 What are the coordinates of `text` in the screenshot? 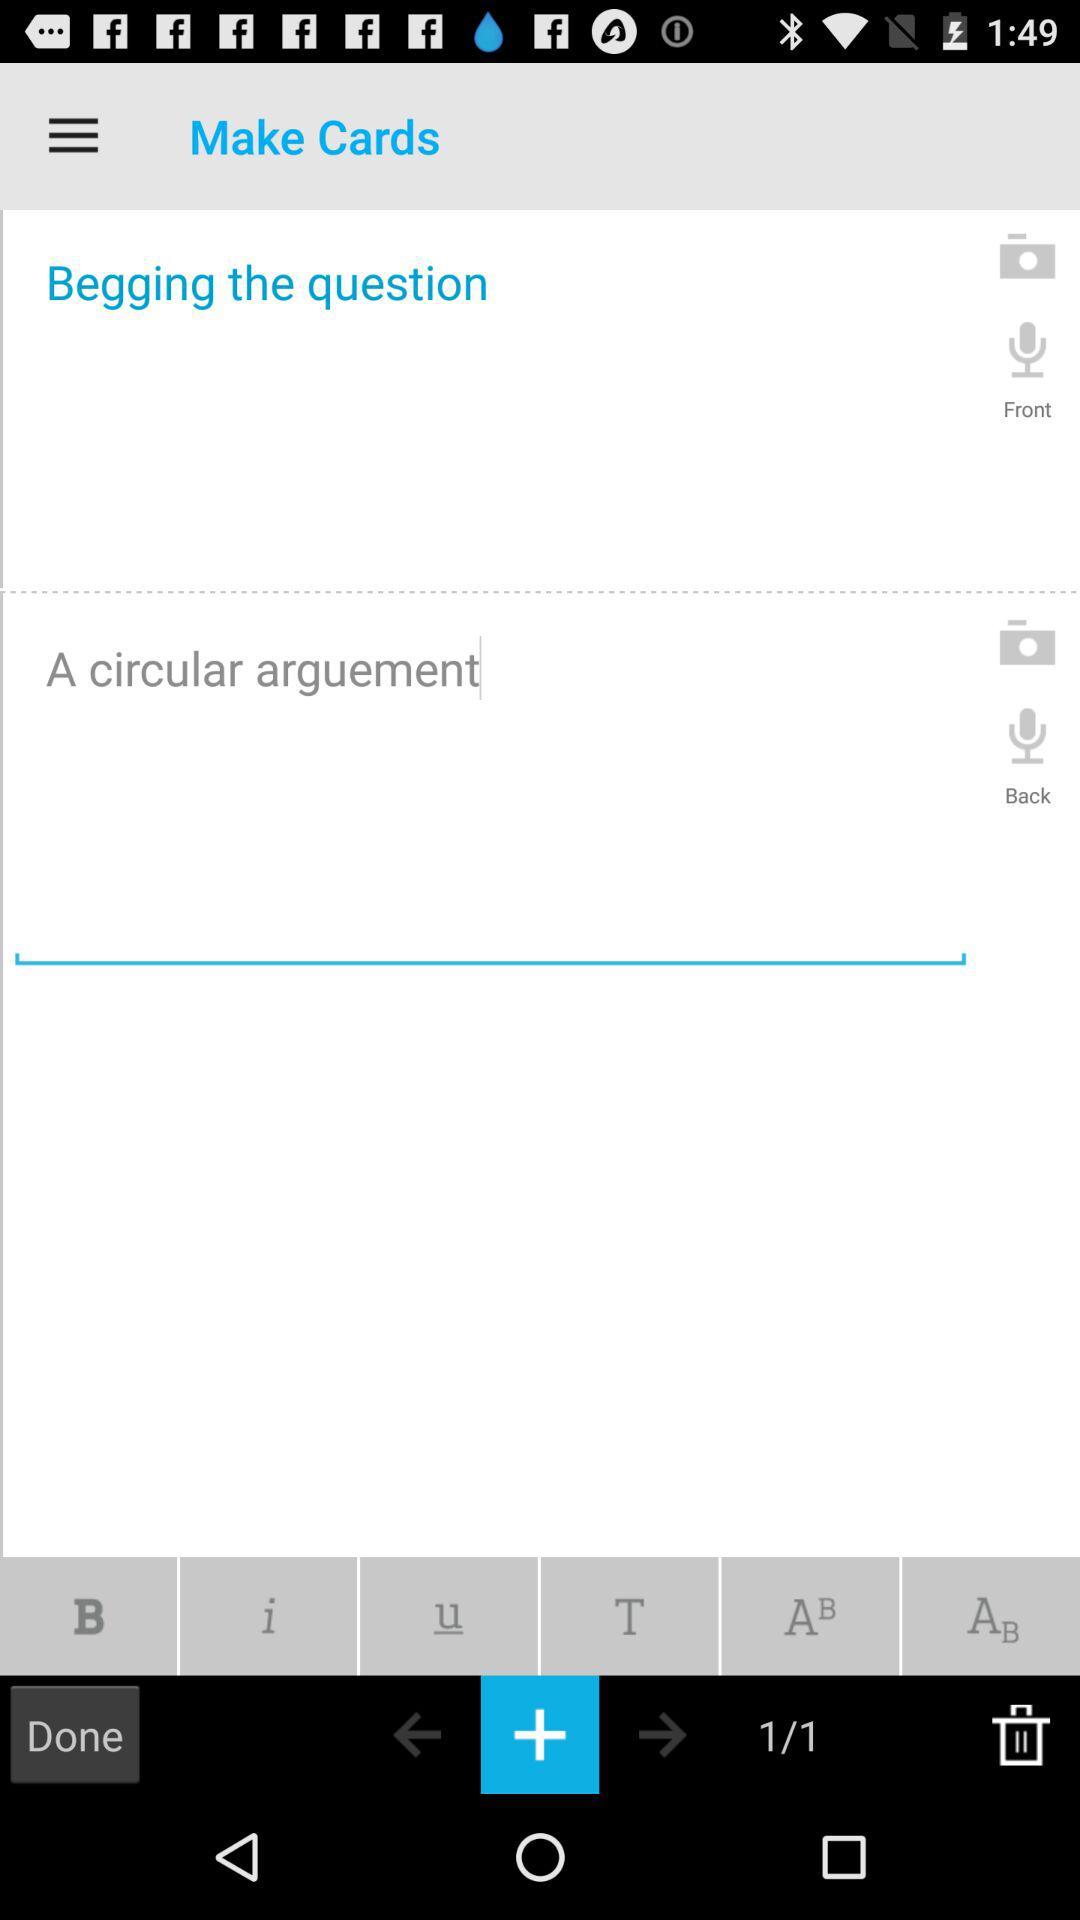 It's located at (628, 1616).